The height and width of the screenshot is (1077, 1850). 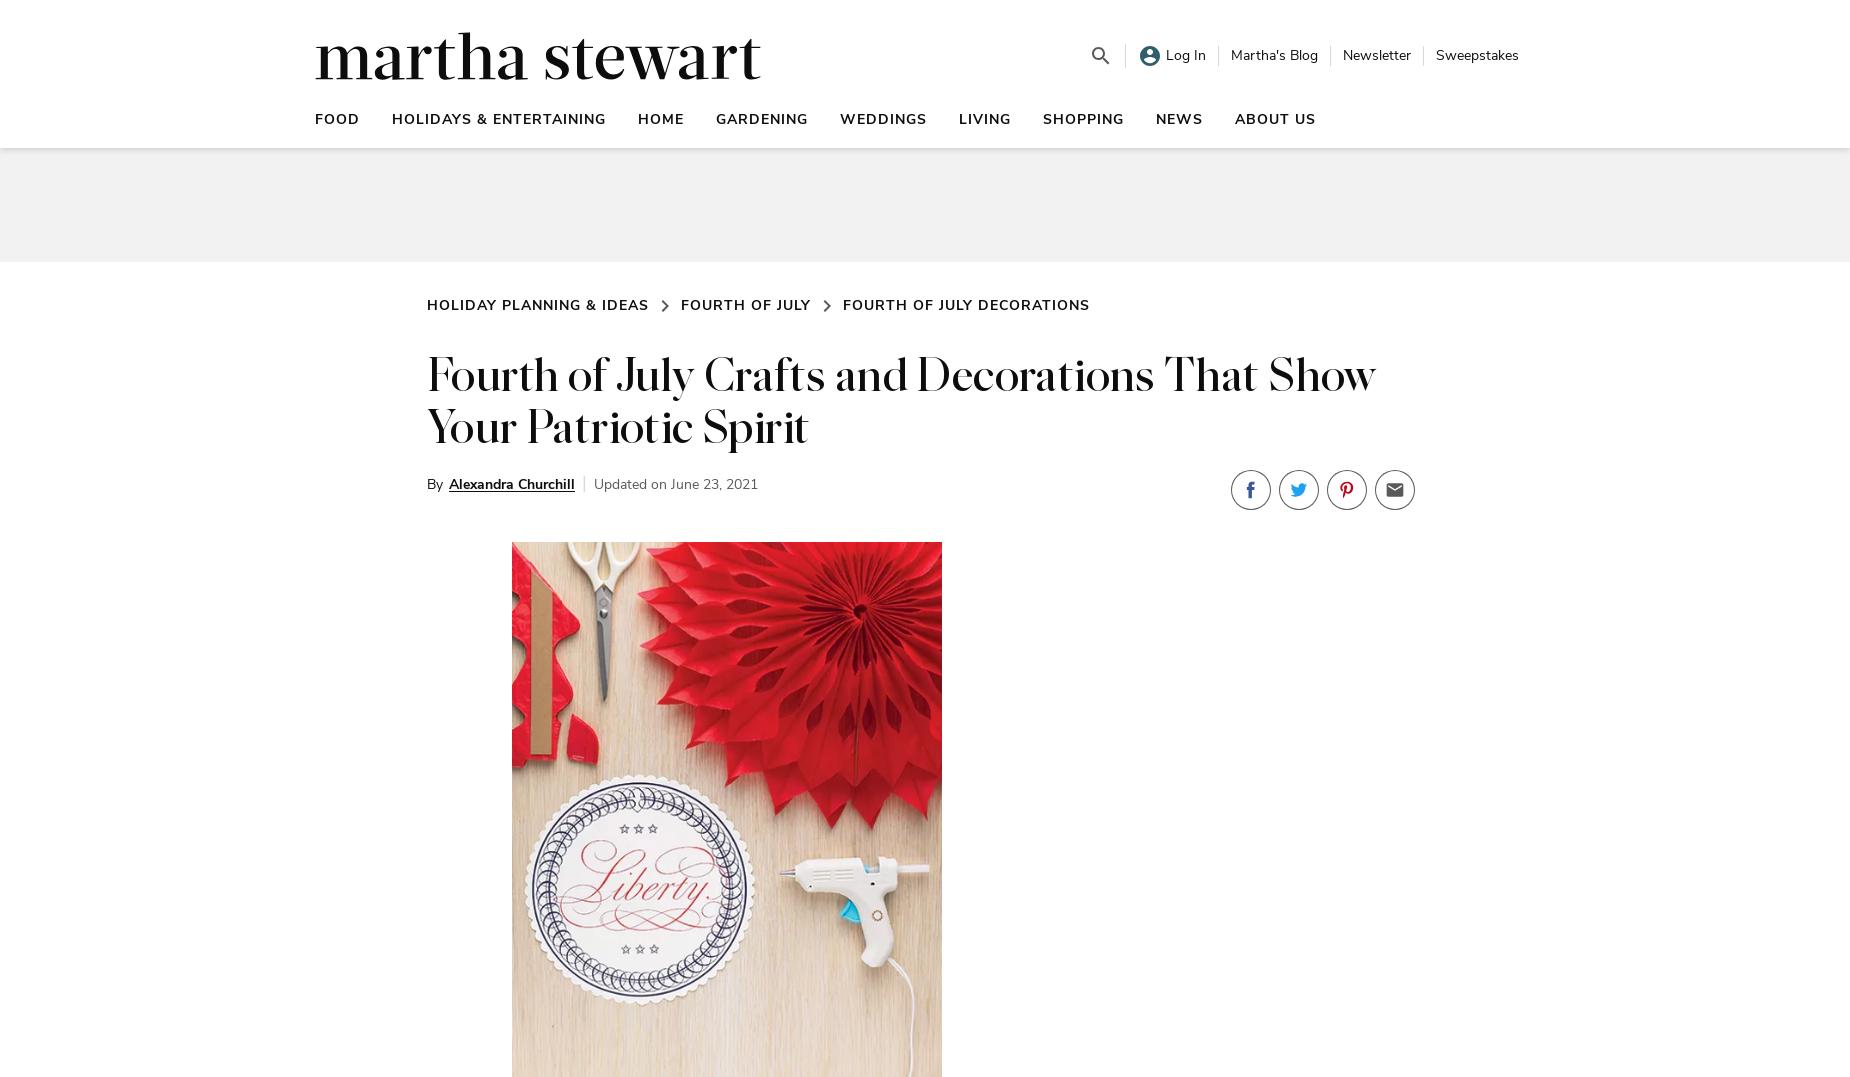 What do you see at coordinates (433, 484) in the screenshot?
I see `'By'` at bounding box center [433, 484].